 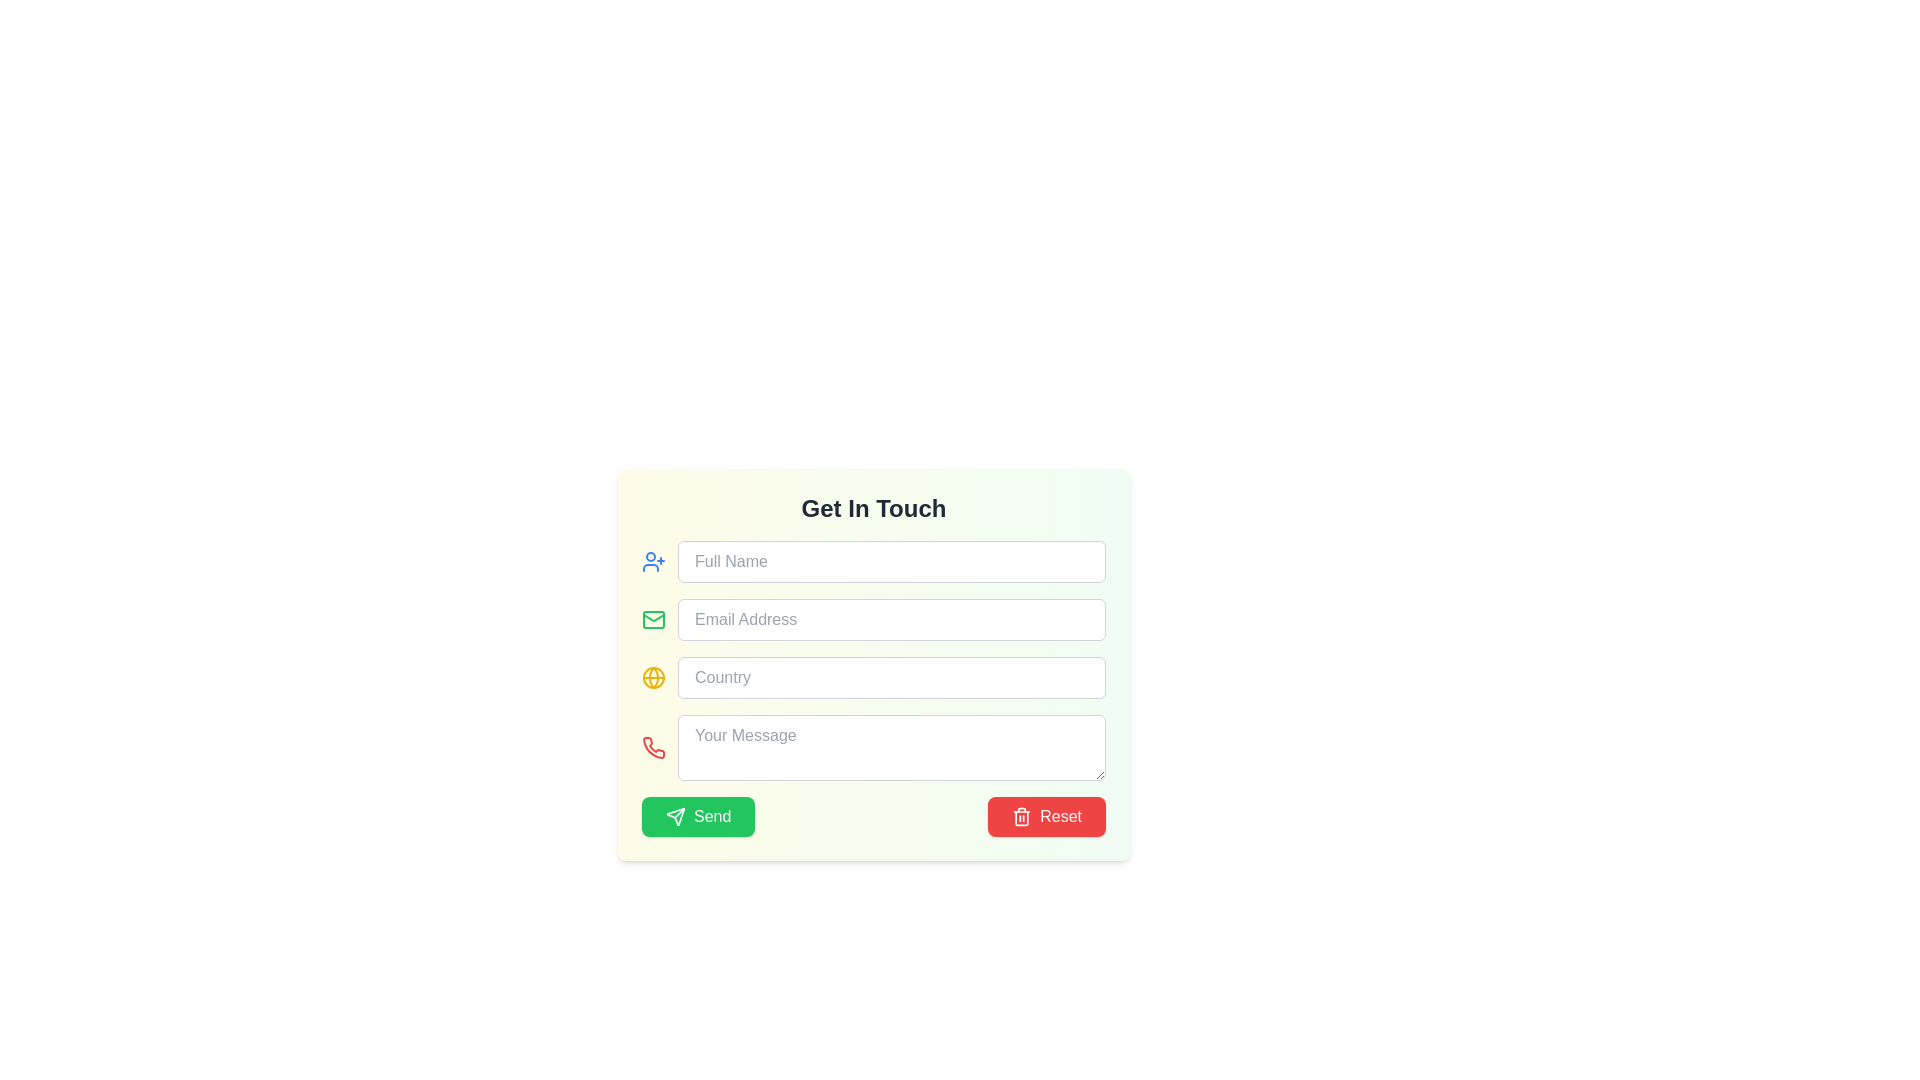 I want to click on the red phone icon, which is the fourth icon in a vertical column on the left side of the interface, to interact with the 'Your Message' text input field, so click(x=653, y=747).